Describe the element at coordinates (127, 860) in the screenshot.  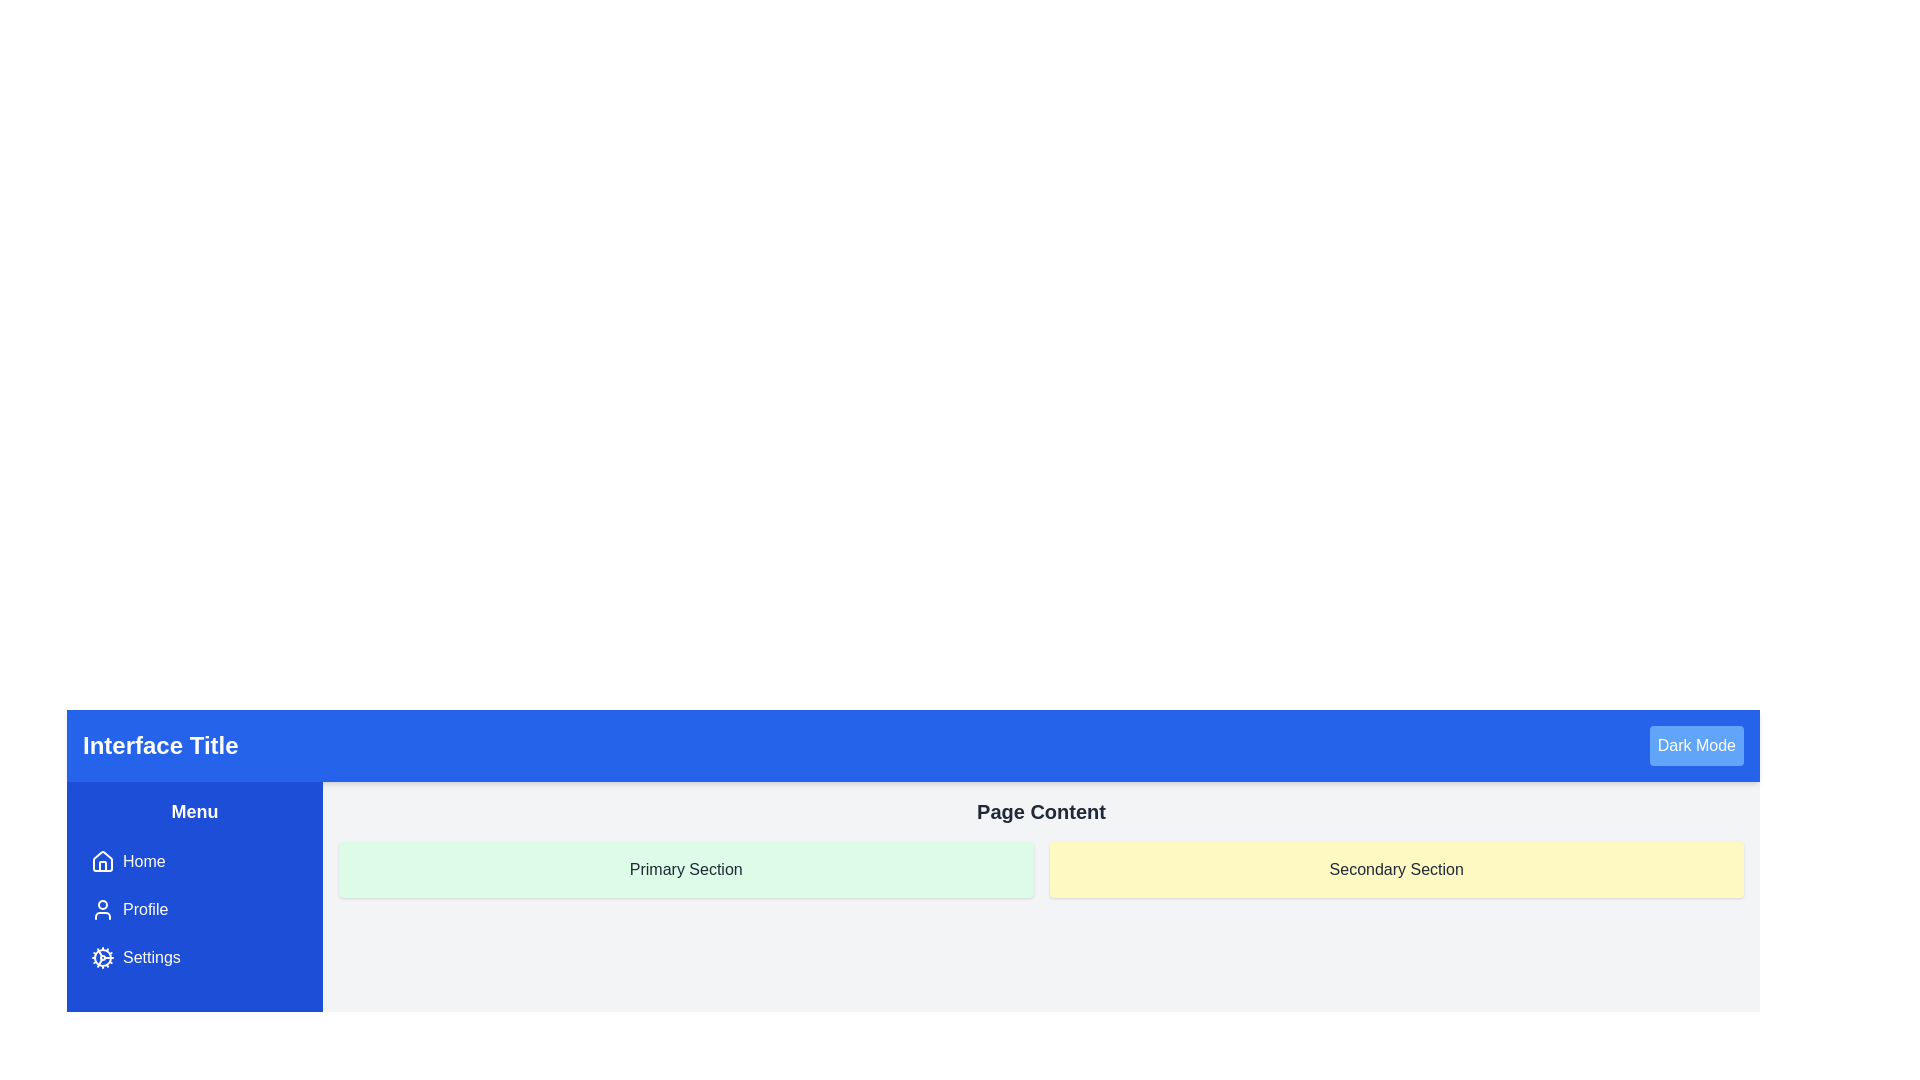
I see `the 'Home' button located in the left-hand navigation bar, which is the first item below the 'Menu' header` at that location.